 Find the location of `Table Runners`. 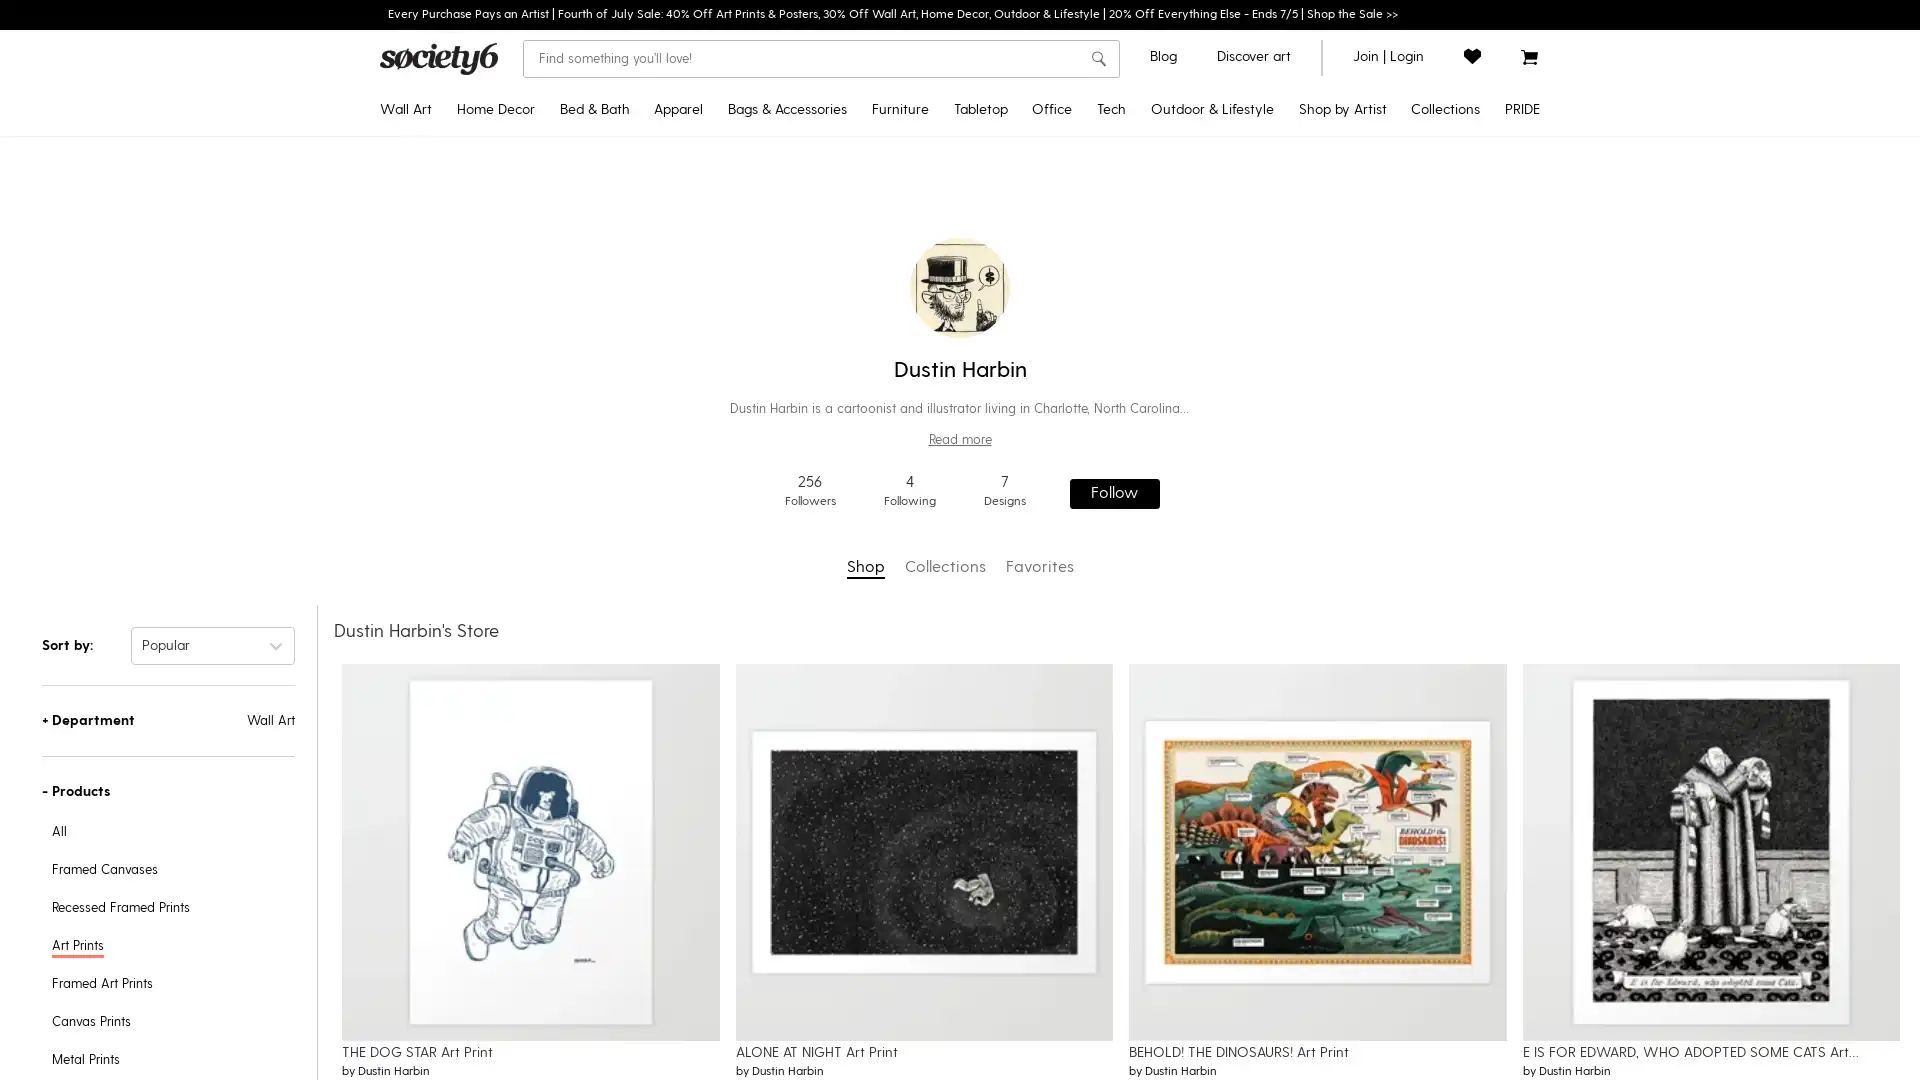

Table Runners is located at coordinates (1017, 256).